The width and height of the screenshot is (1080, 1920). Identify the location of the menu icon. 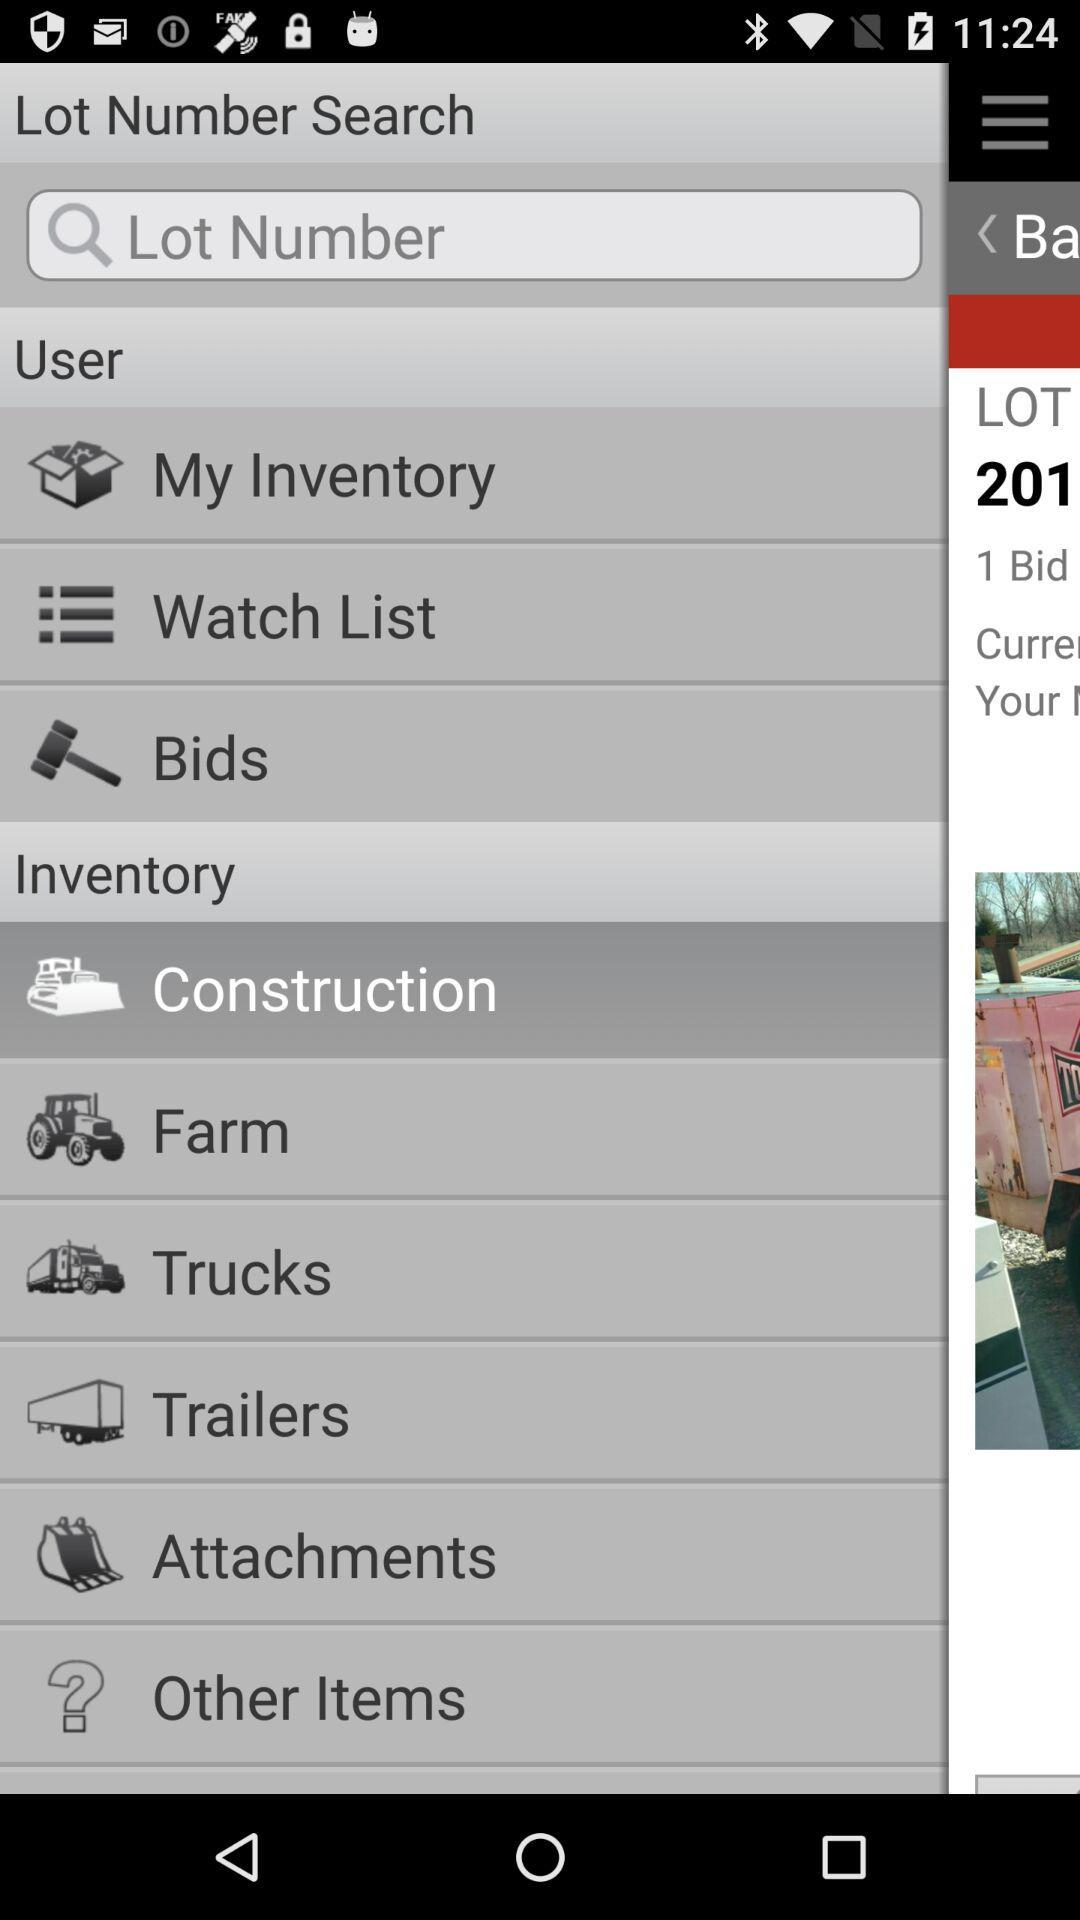
(1014, 129).